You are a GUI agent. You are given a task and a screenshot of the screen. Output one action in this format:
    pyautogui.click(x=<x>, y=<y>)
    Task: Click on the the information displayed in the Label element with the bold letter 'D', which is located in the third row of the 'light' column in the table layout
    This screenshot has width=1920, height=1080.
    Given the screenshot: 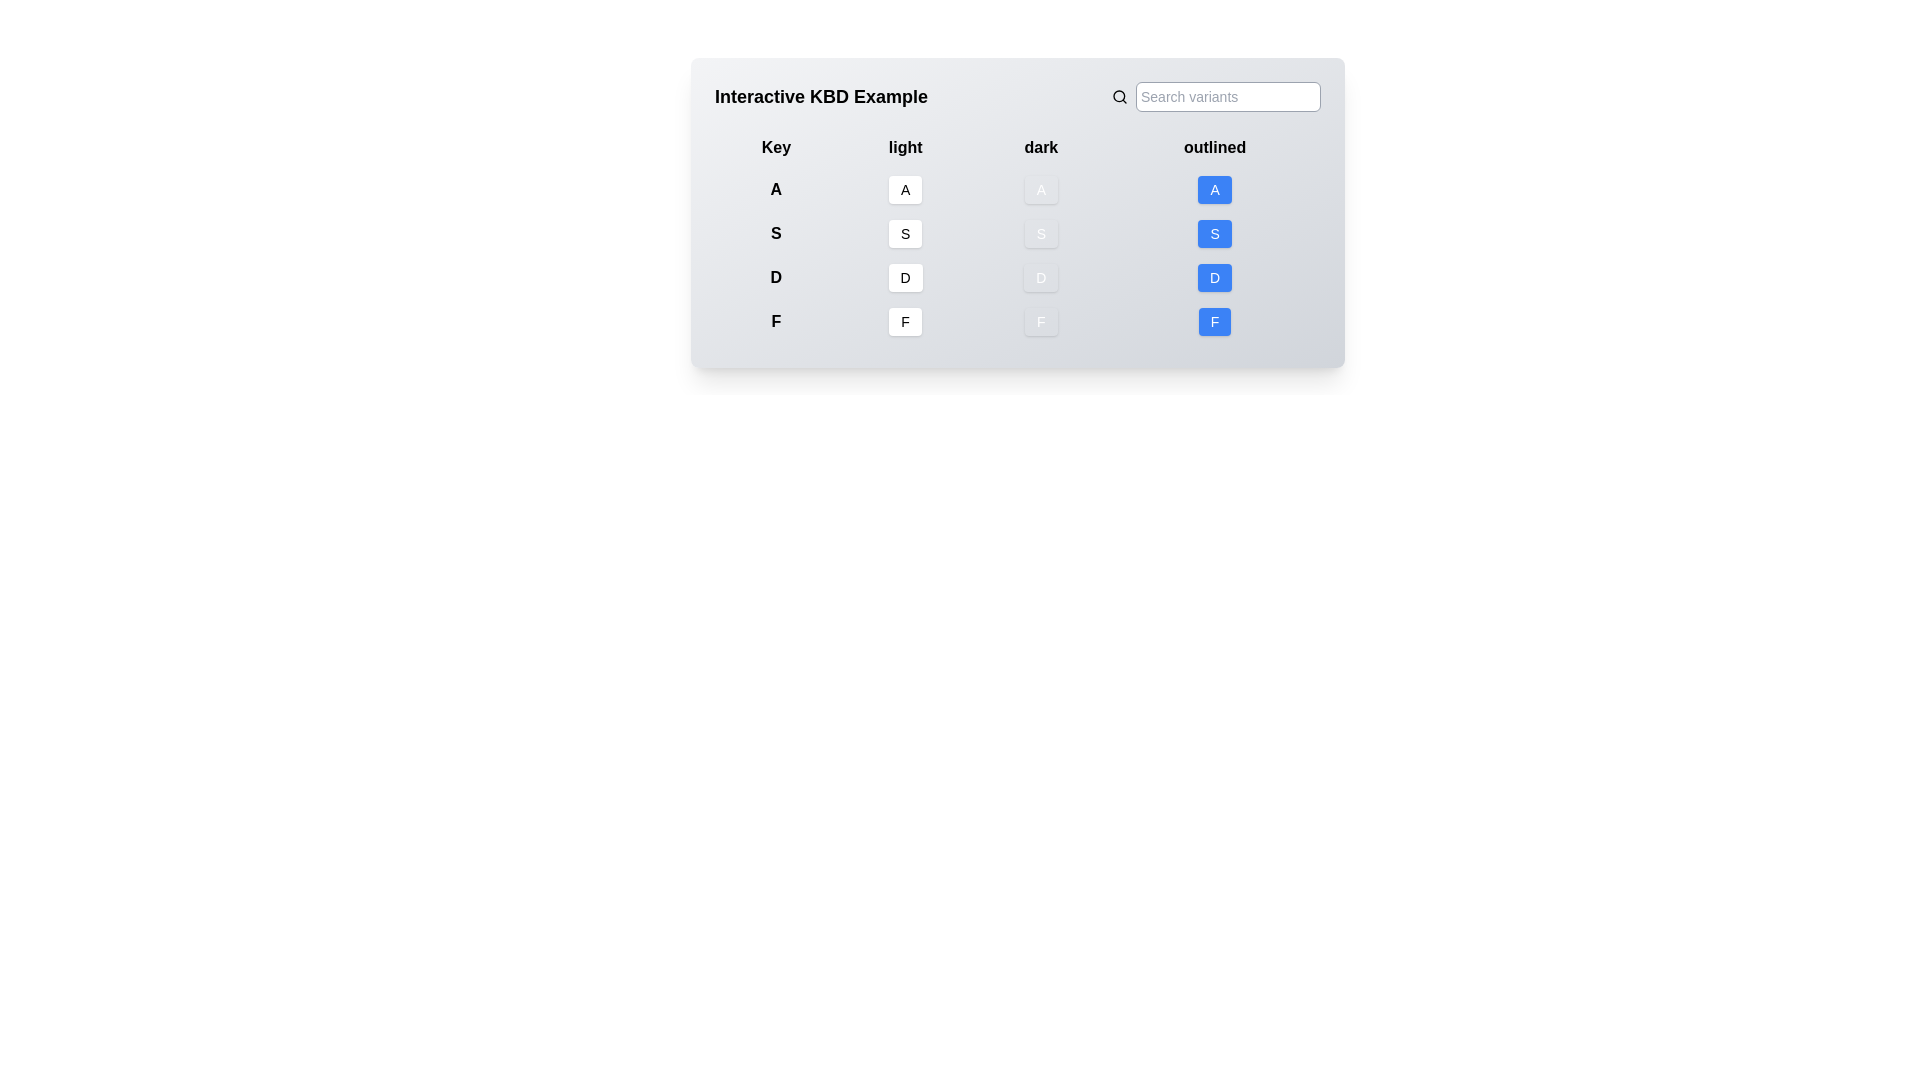 What is the action you would take?
    pyautogui.click(x=904, y=277)
    